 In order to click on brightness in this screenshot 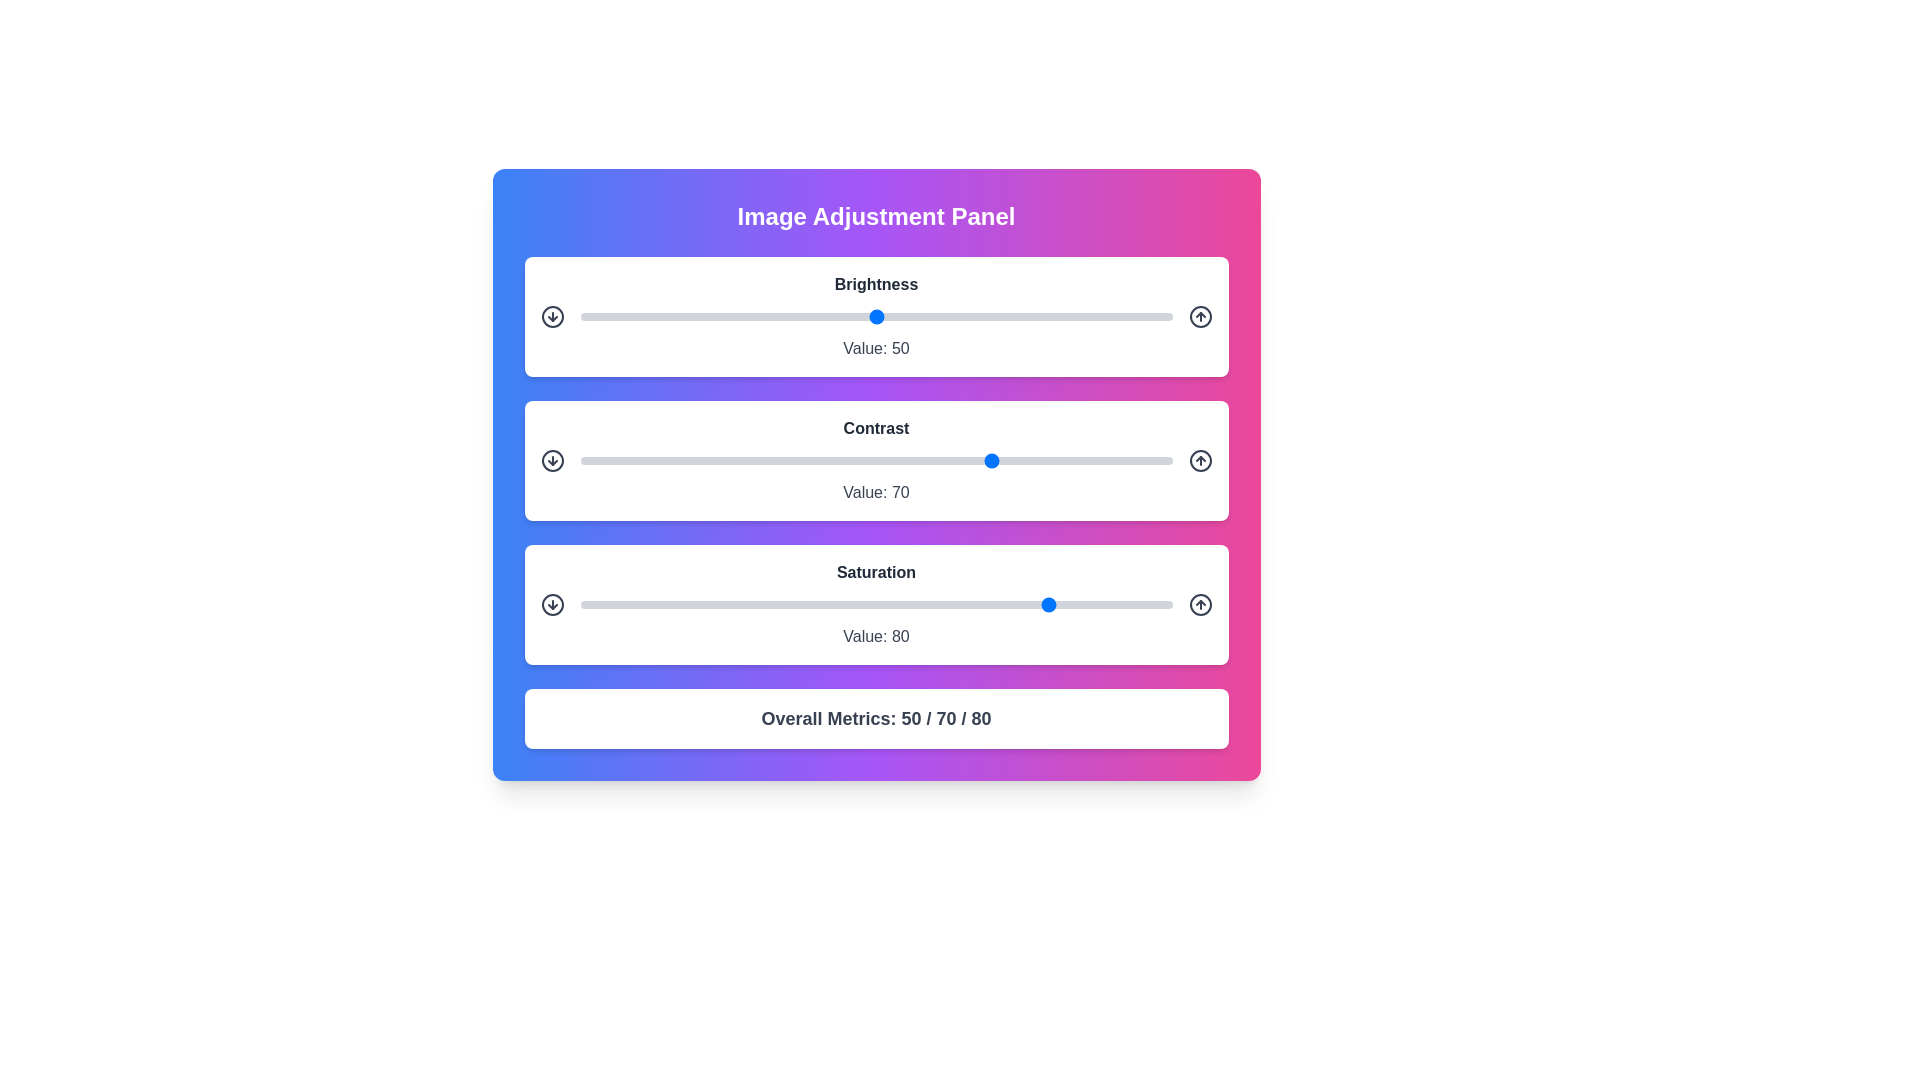, I will do `click(1100, 315)`.